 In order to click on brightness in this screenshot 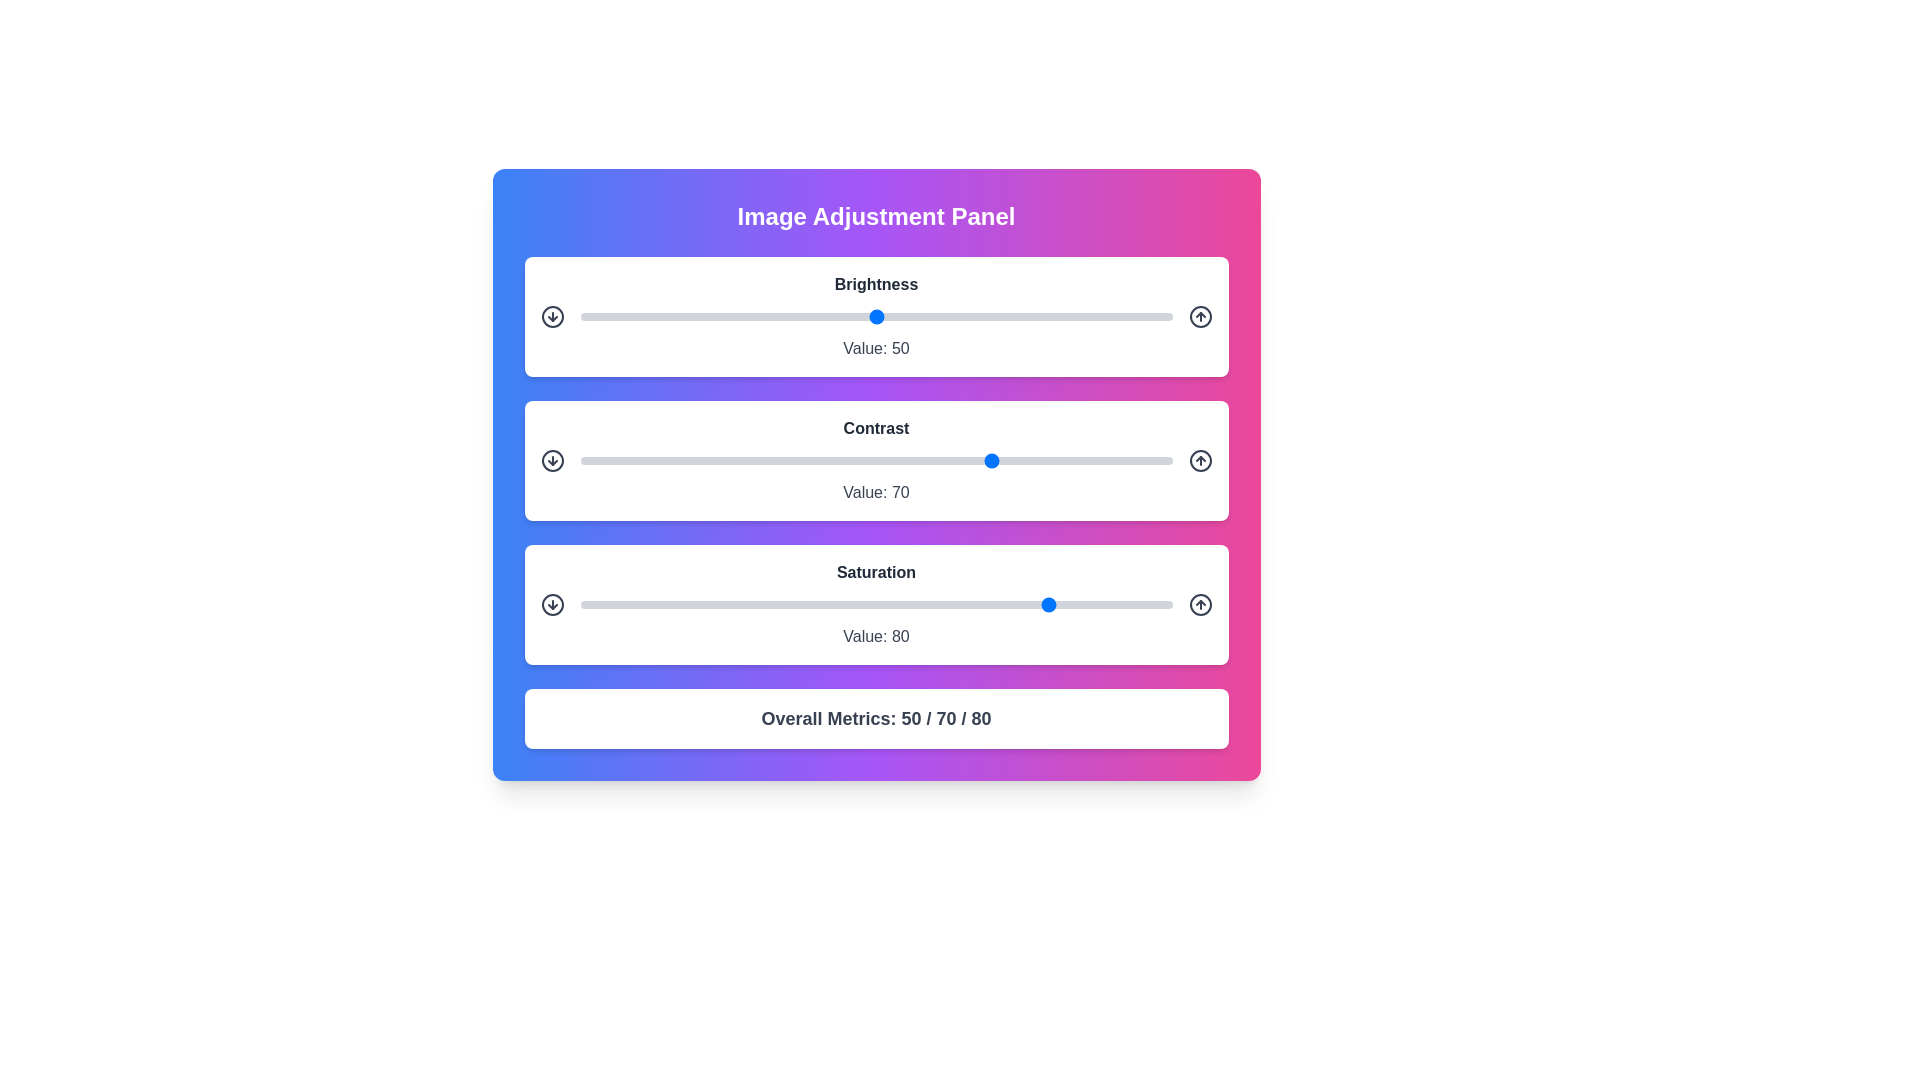, I will do `click(1100, 315)`.